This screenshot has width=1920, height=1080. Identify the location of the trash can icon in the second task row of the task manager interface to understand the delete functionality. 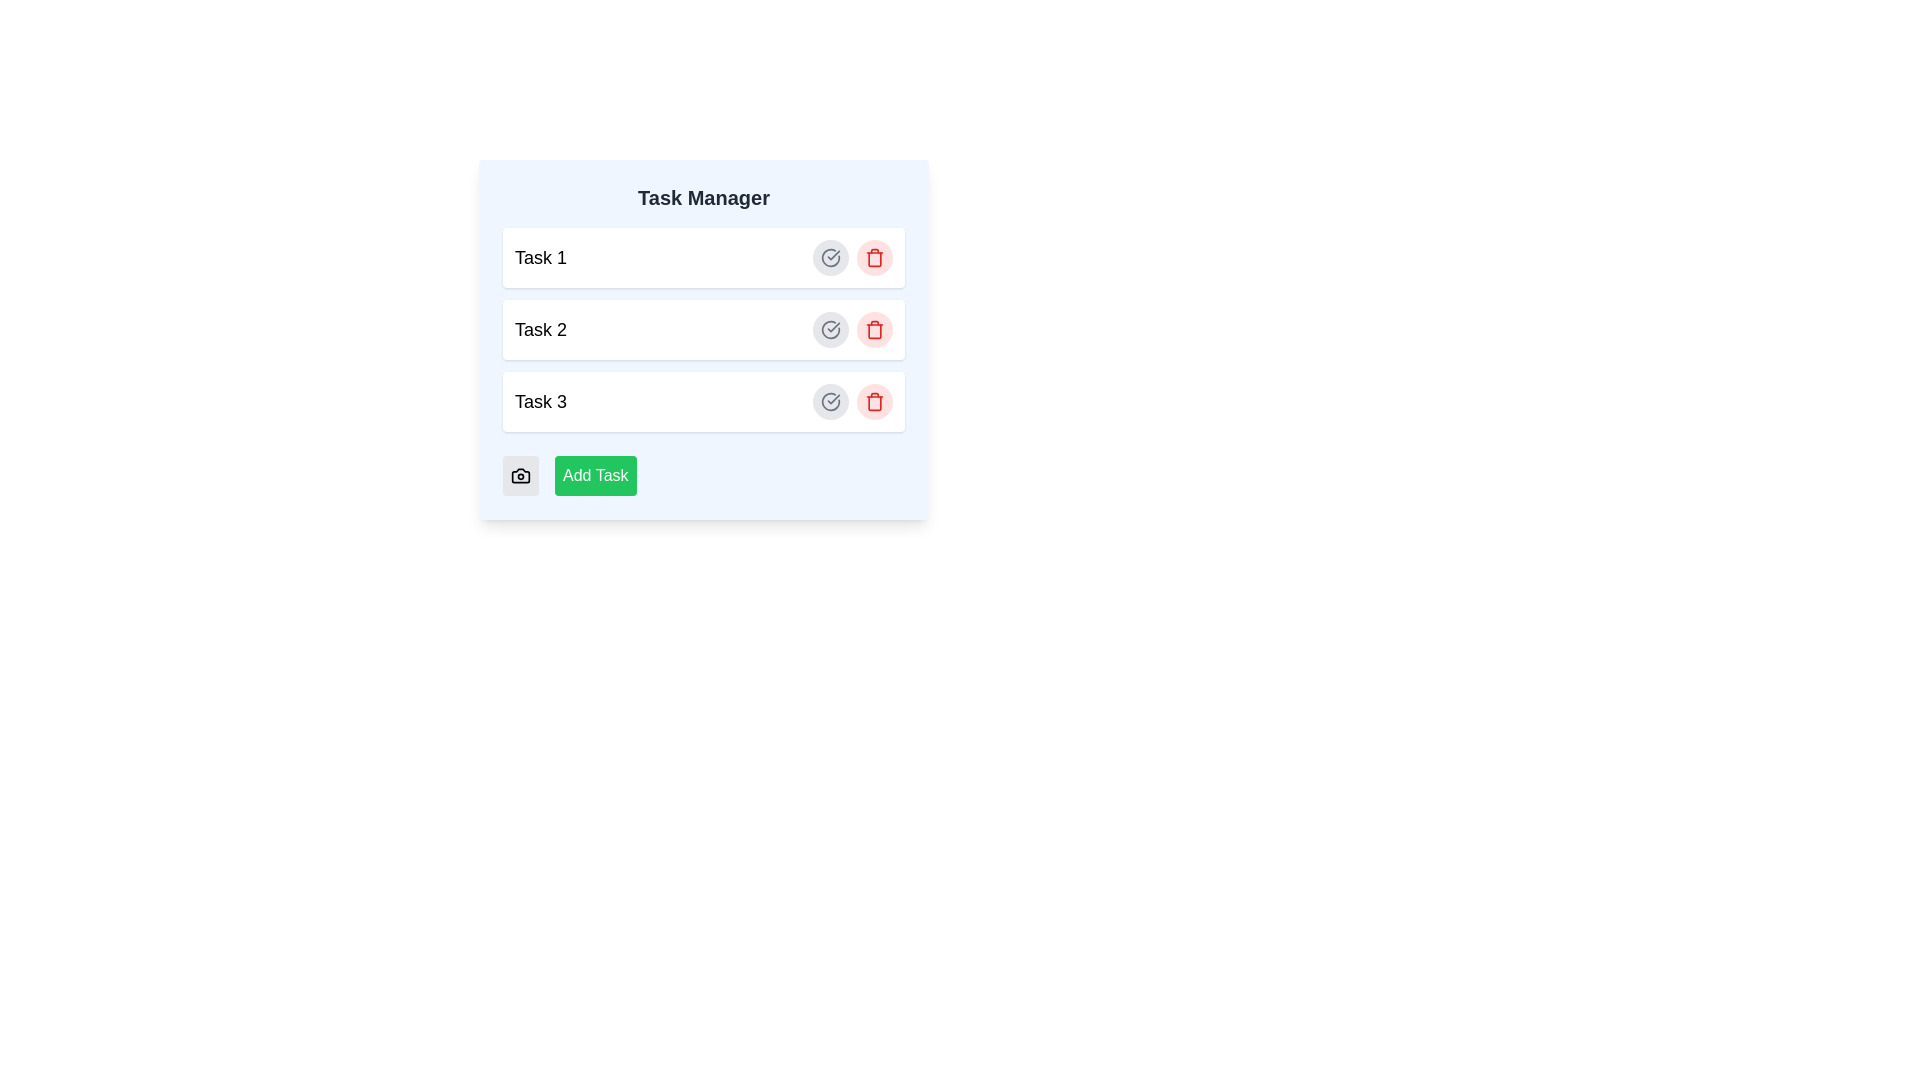
(874, 330).